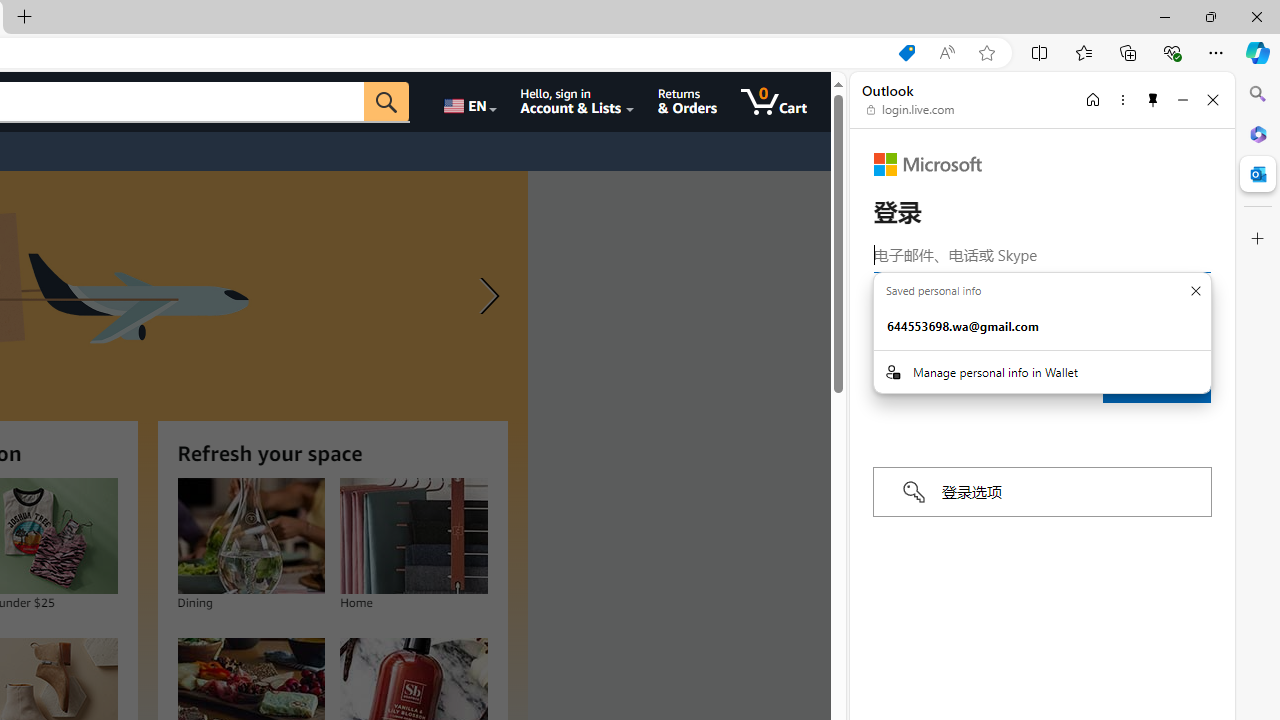 The image size is (1280, 720). Describe the element at coordinates (468, 101) in the screenshot. I see `'Choose a language for shopping.'` at that location.